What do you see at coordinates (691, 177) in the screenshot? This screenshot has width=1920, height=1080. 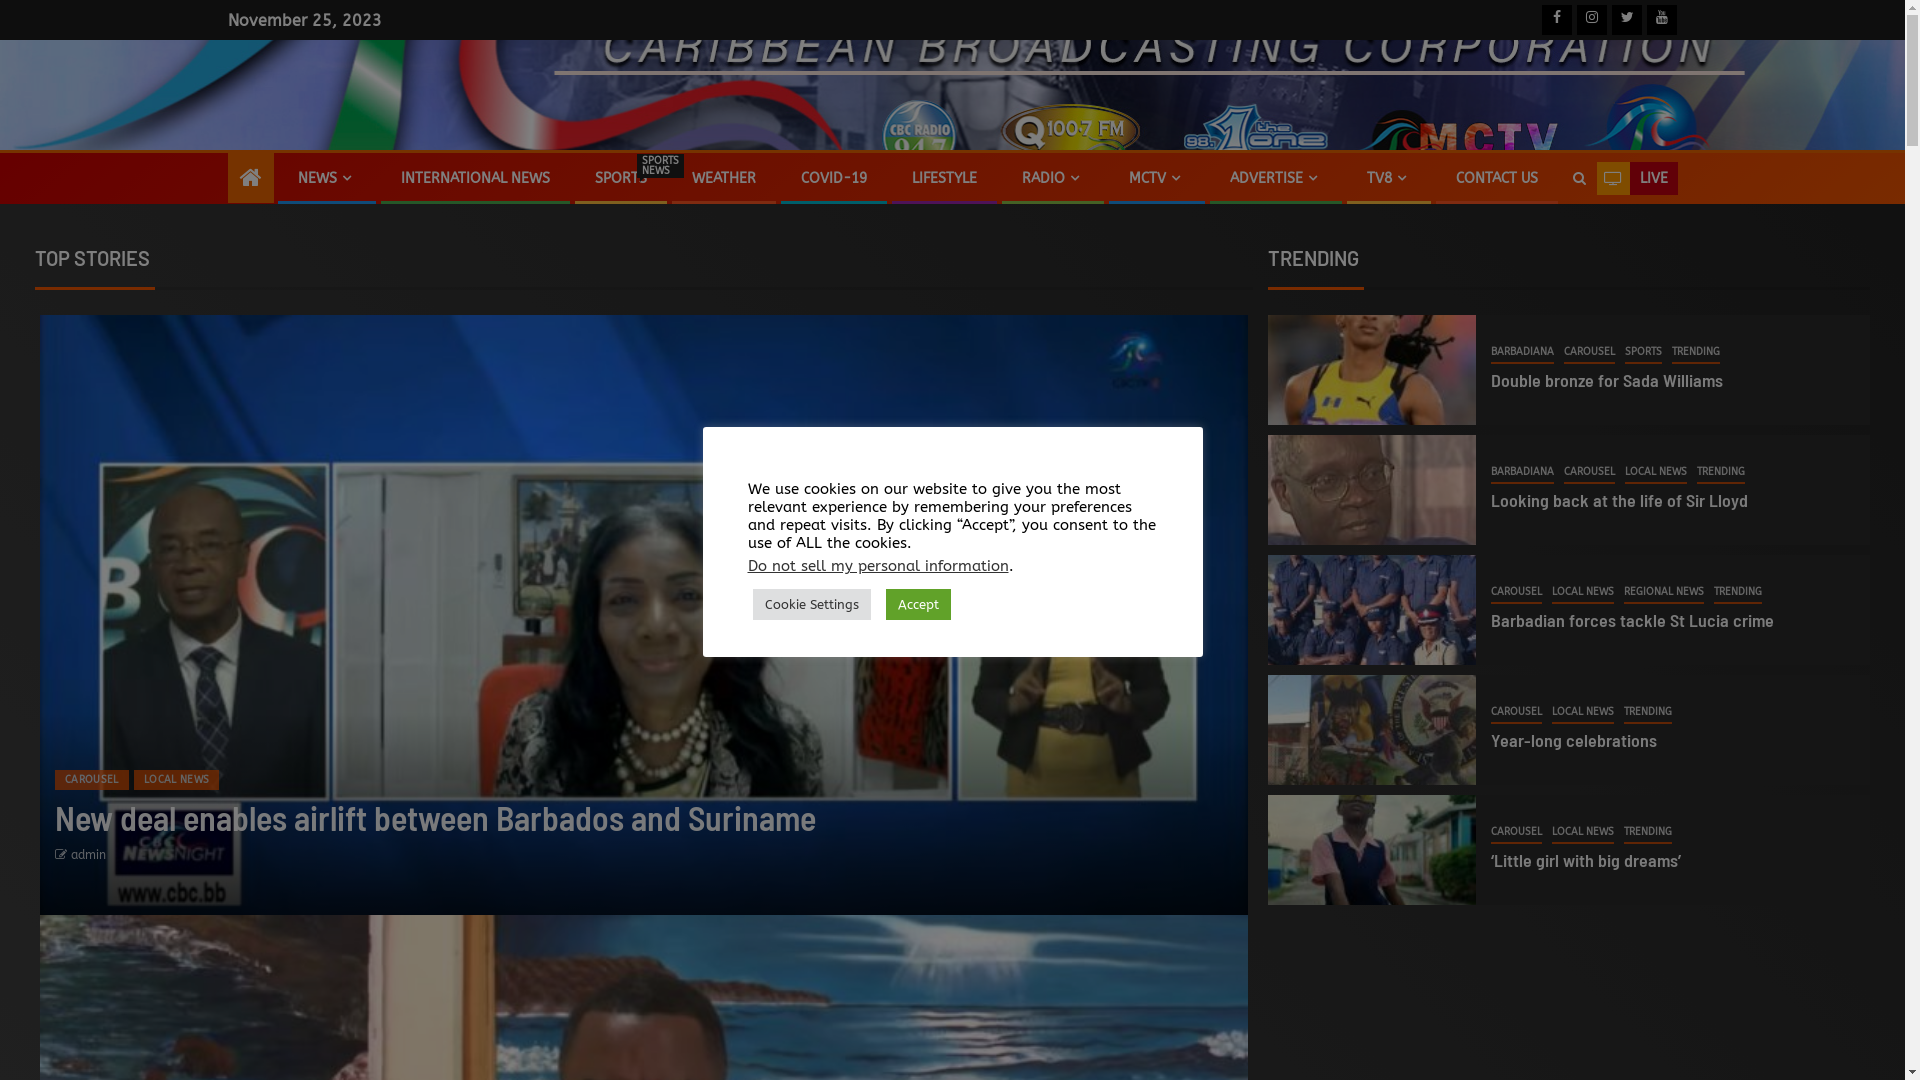 I see `'WEATHER'` at bounding box center [691, 177].